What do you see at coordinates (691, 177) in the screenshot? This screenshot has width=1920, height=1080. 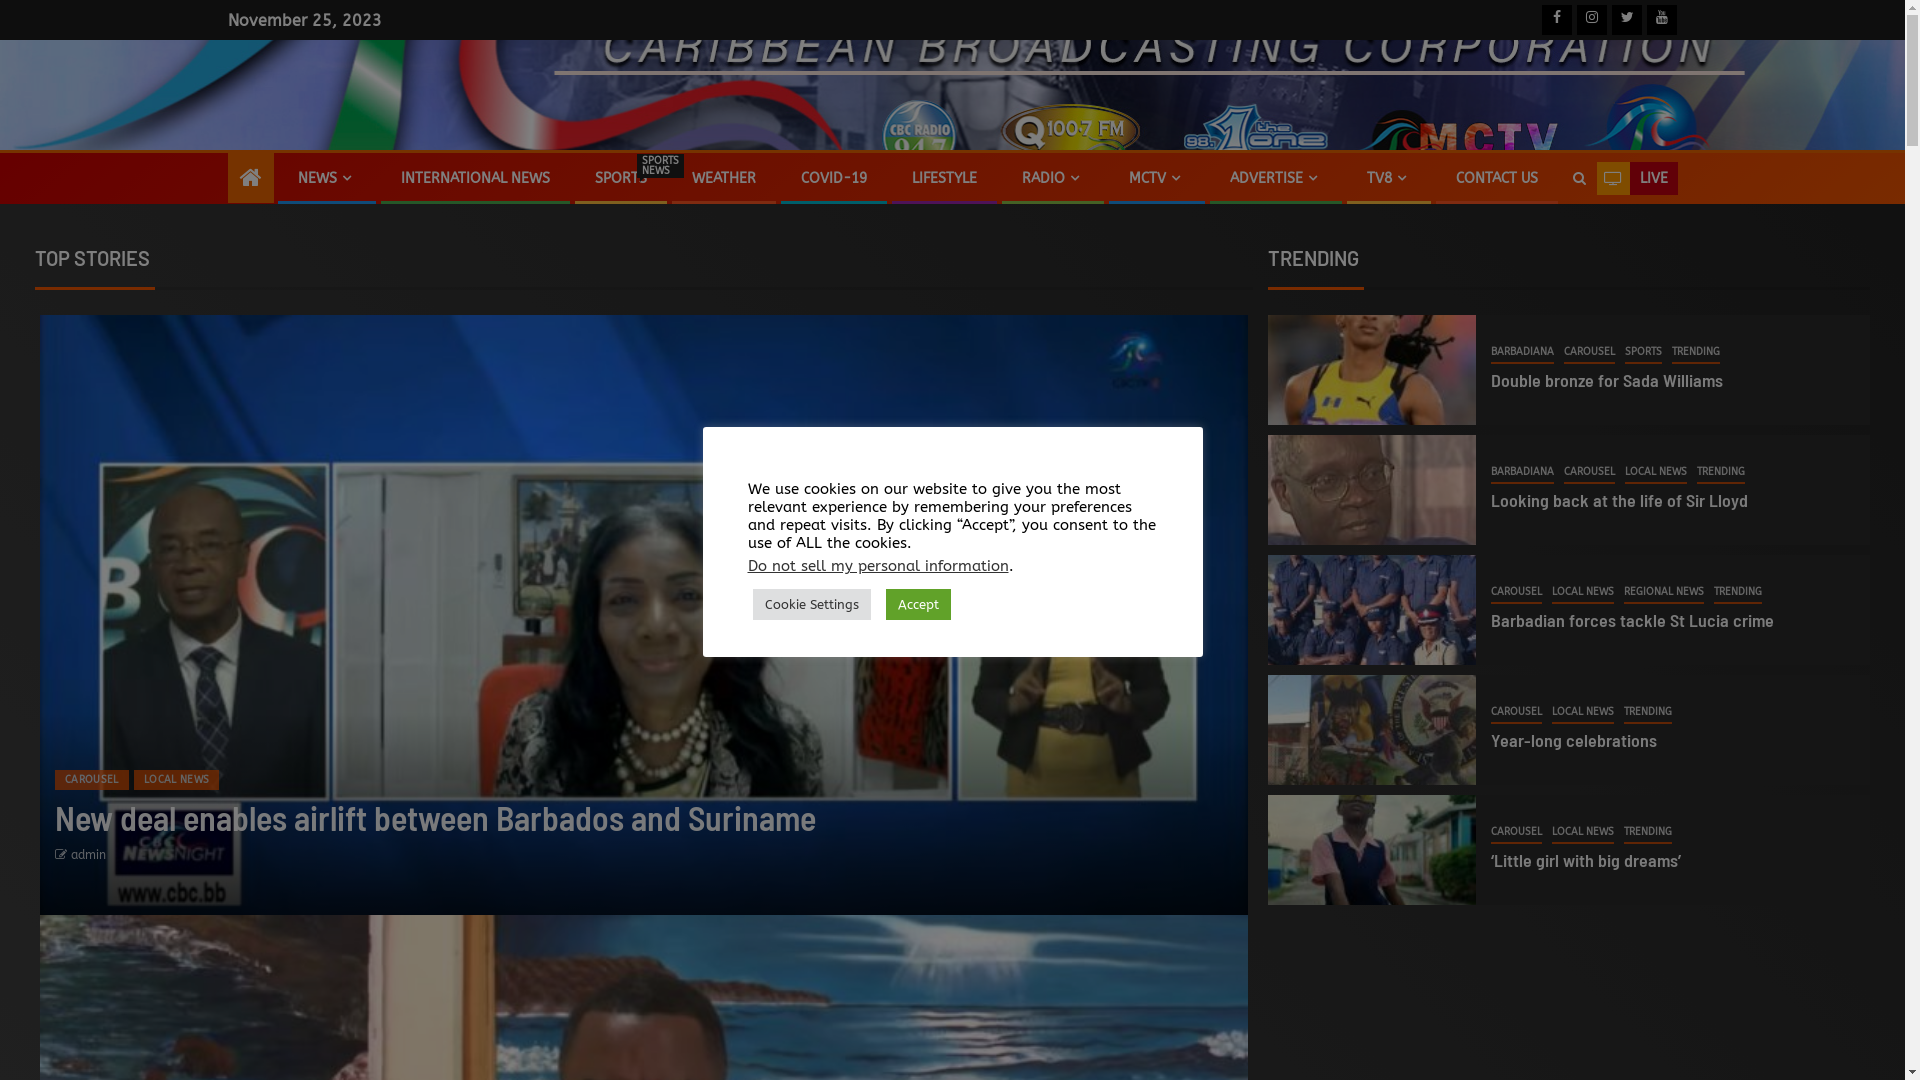 I see `'WEATHER'` at bounding box center [691, 177].